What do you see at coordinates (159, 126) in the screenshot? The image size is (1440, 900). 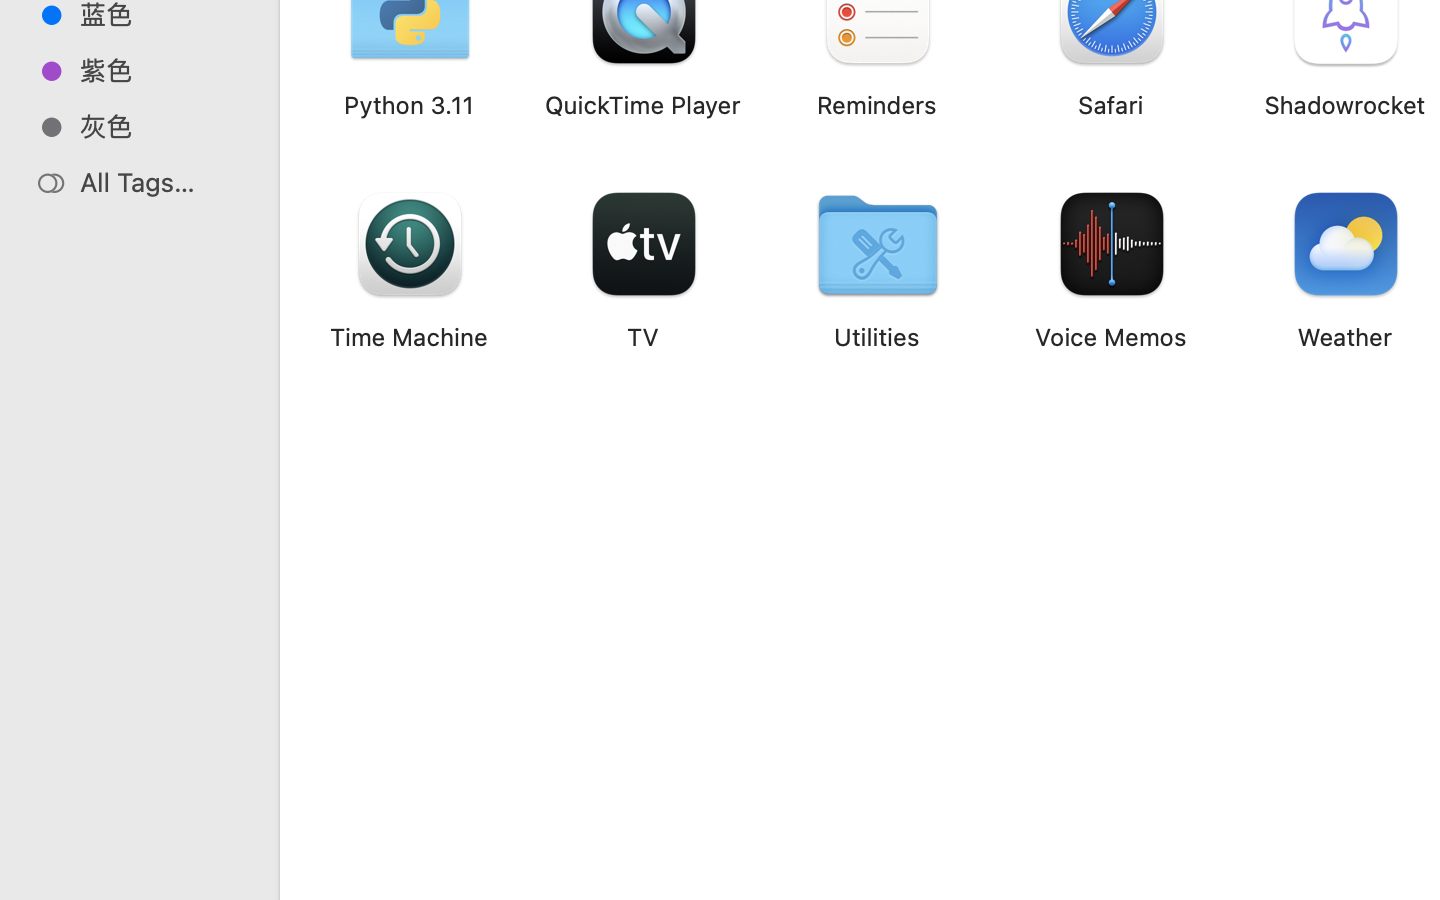 I see `'灰色'` at bounding box center [159, 126].